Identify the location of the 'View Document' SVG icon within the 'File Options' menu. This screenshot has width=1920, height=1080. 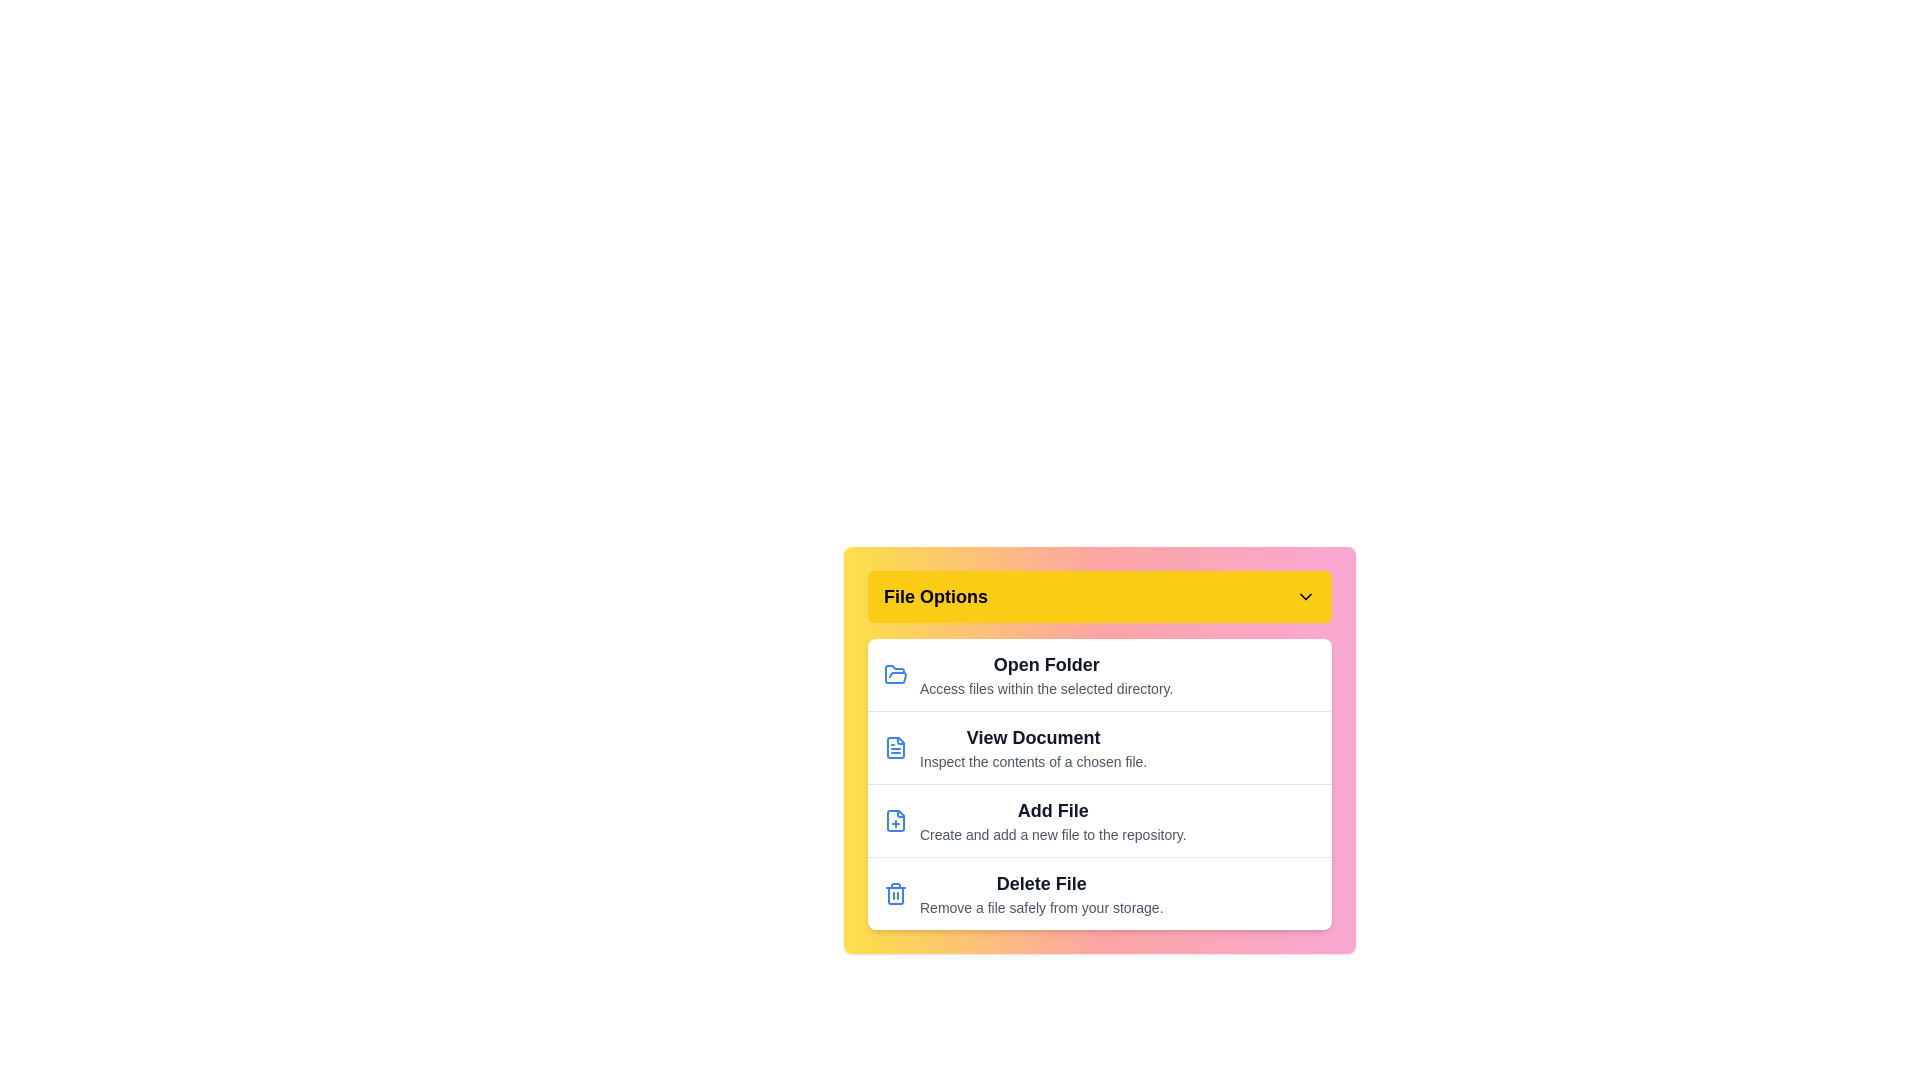
(895, 748).